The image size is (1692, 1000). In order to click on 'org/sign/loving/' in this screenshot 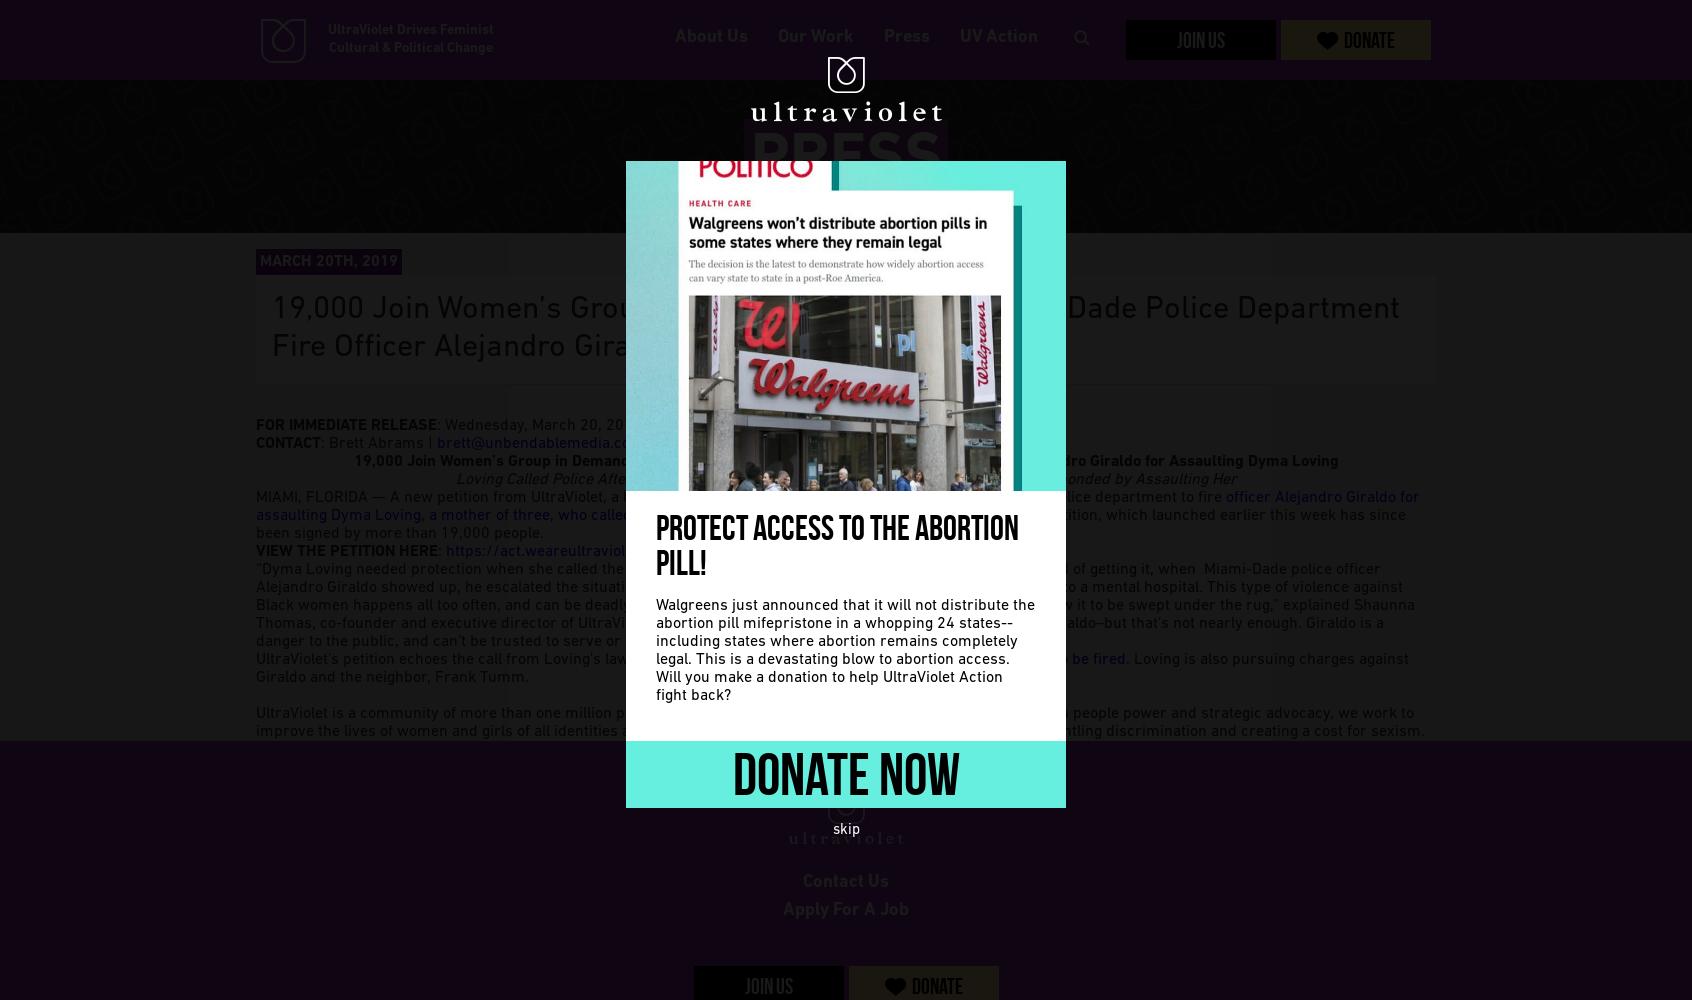, I will do `click(698, 551)`.